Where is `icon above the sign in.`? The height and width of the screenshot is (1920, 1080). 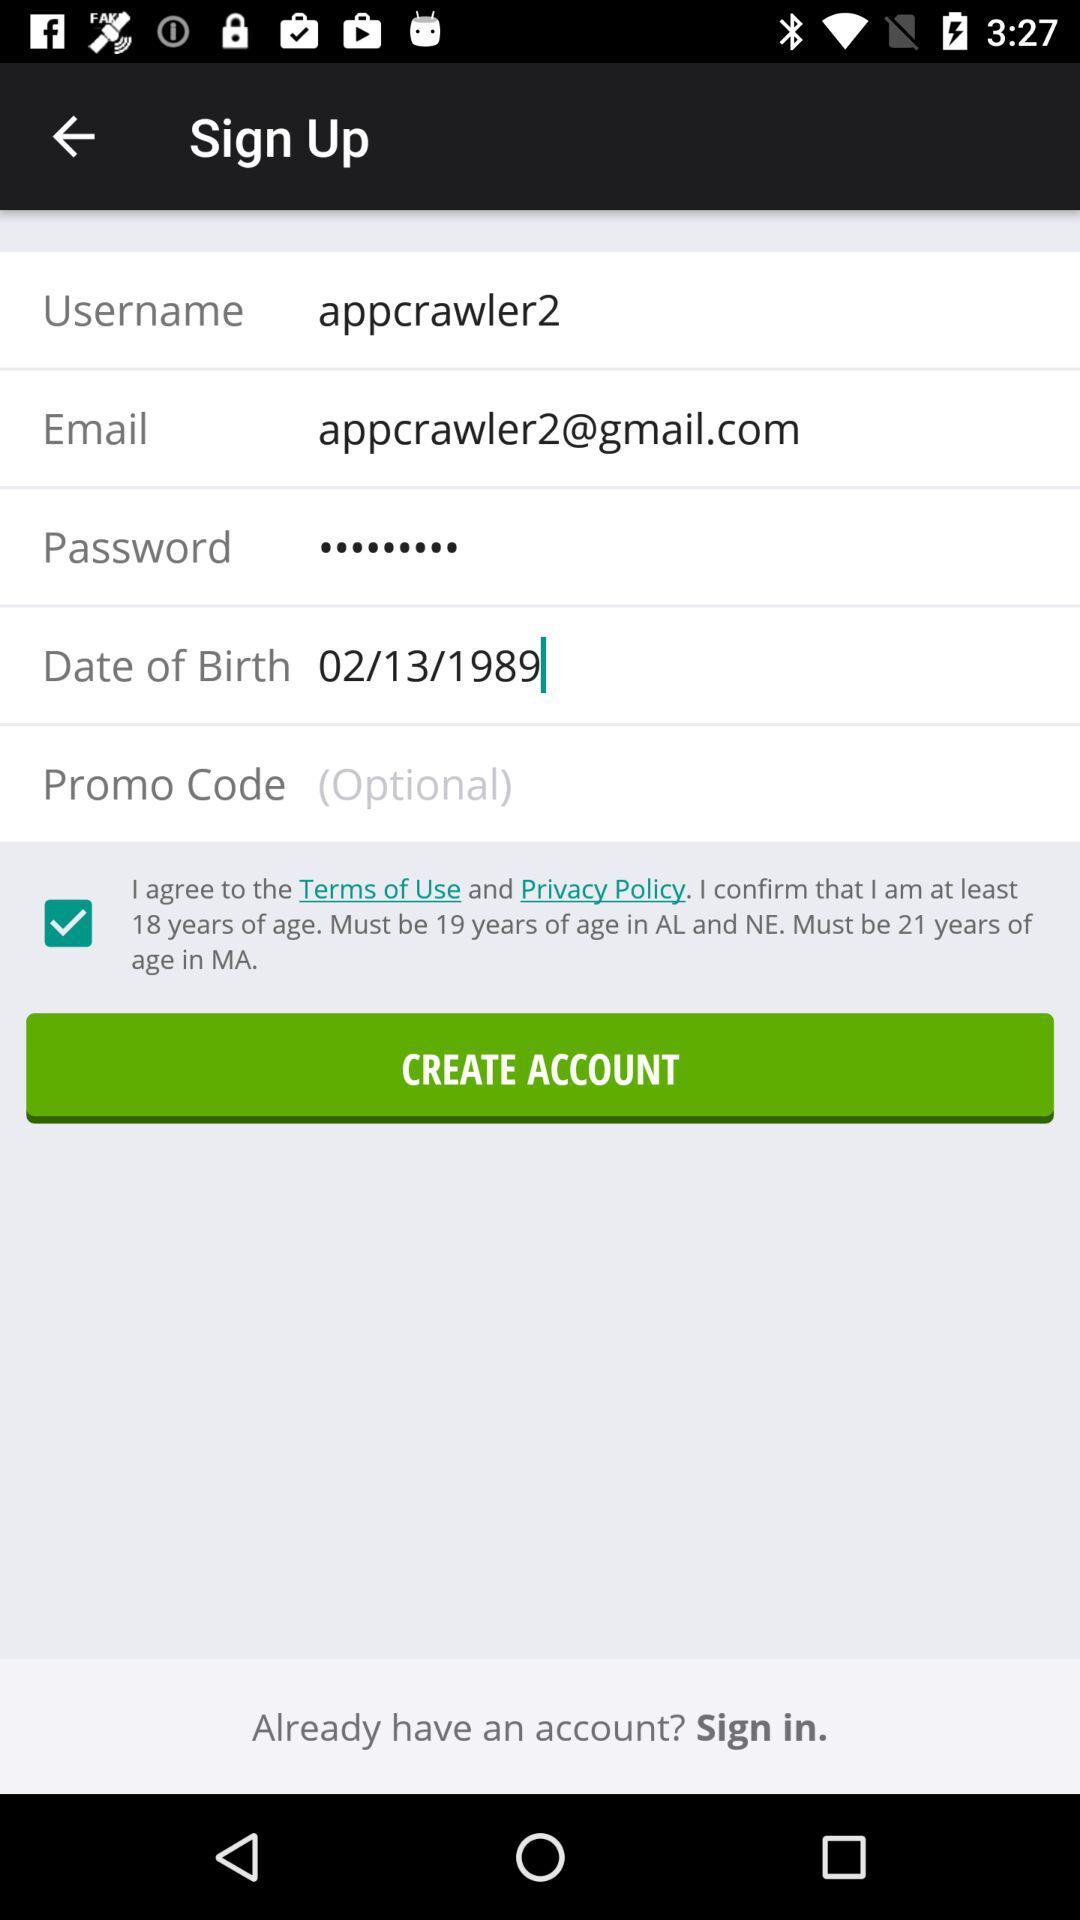 icon above the sign in. is located at coordinates (540, 1067).